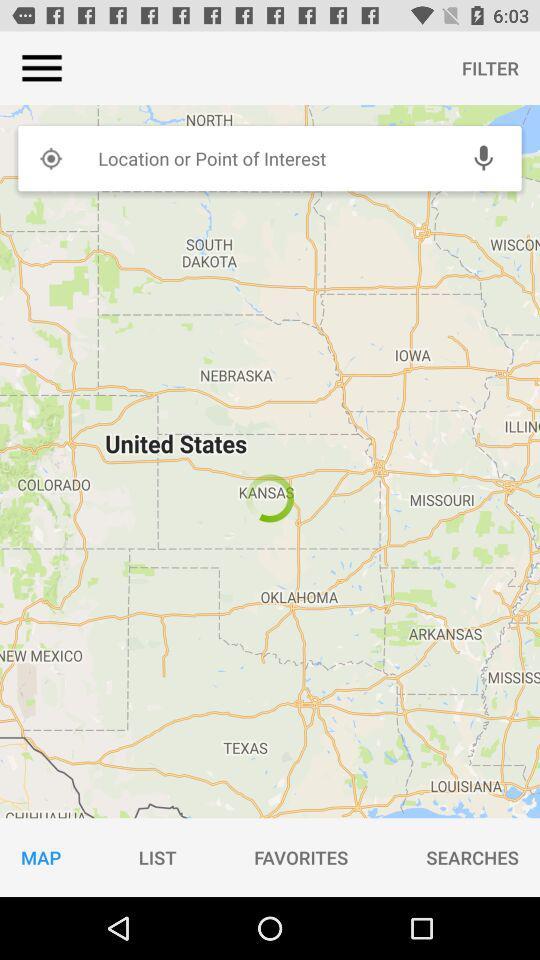  What do you see at coordinates (50, 157) in the screenshot?
I see `the location_crosshair icon` at bounding box center [50, 157].